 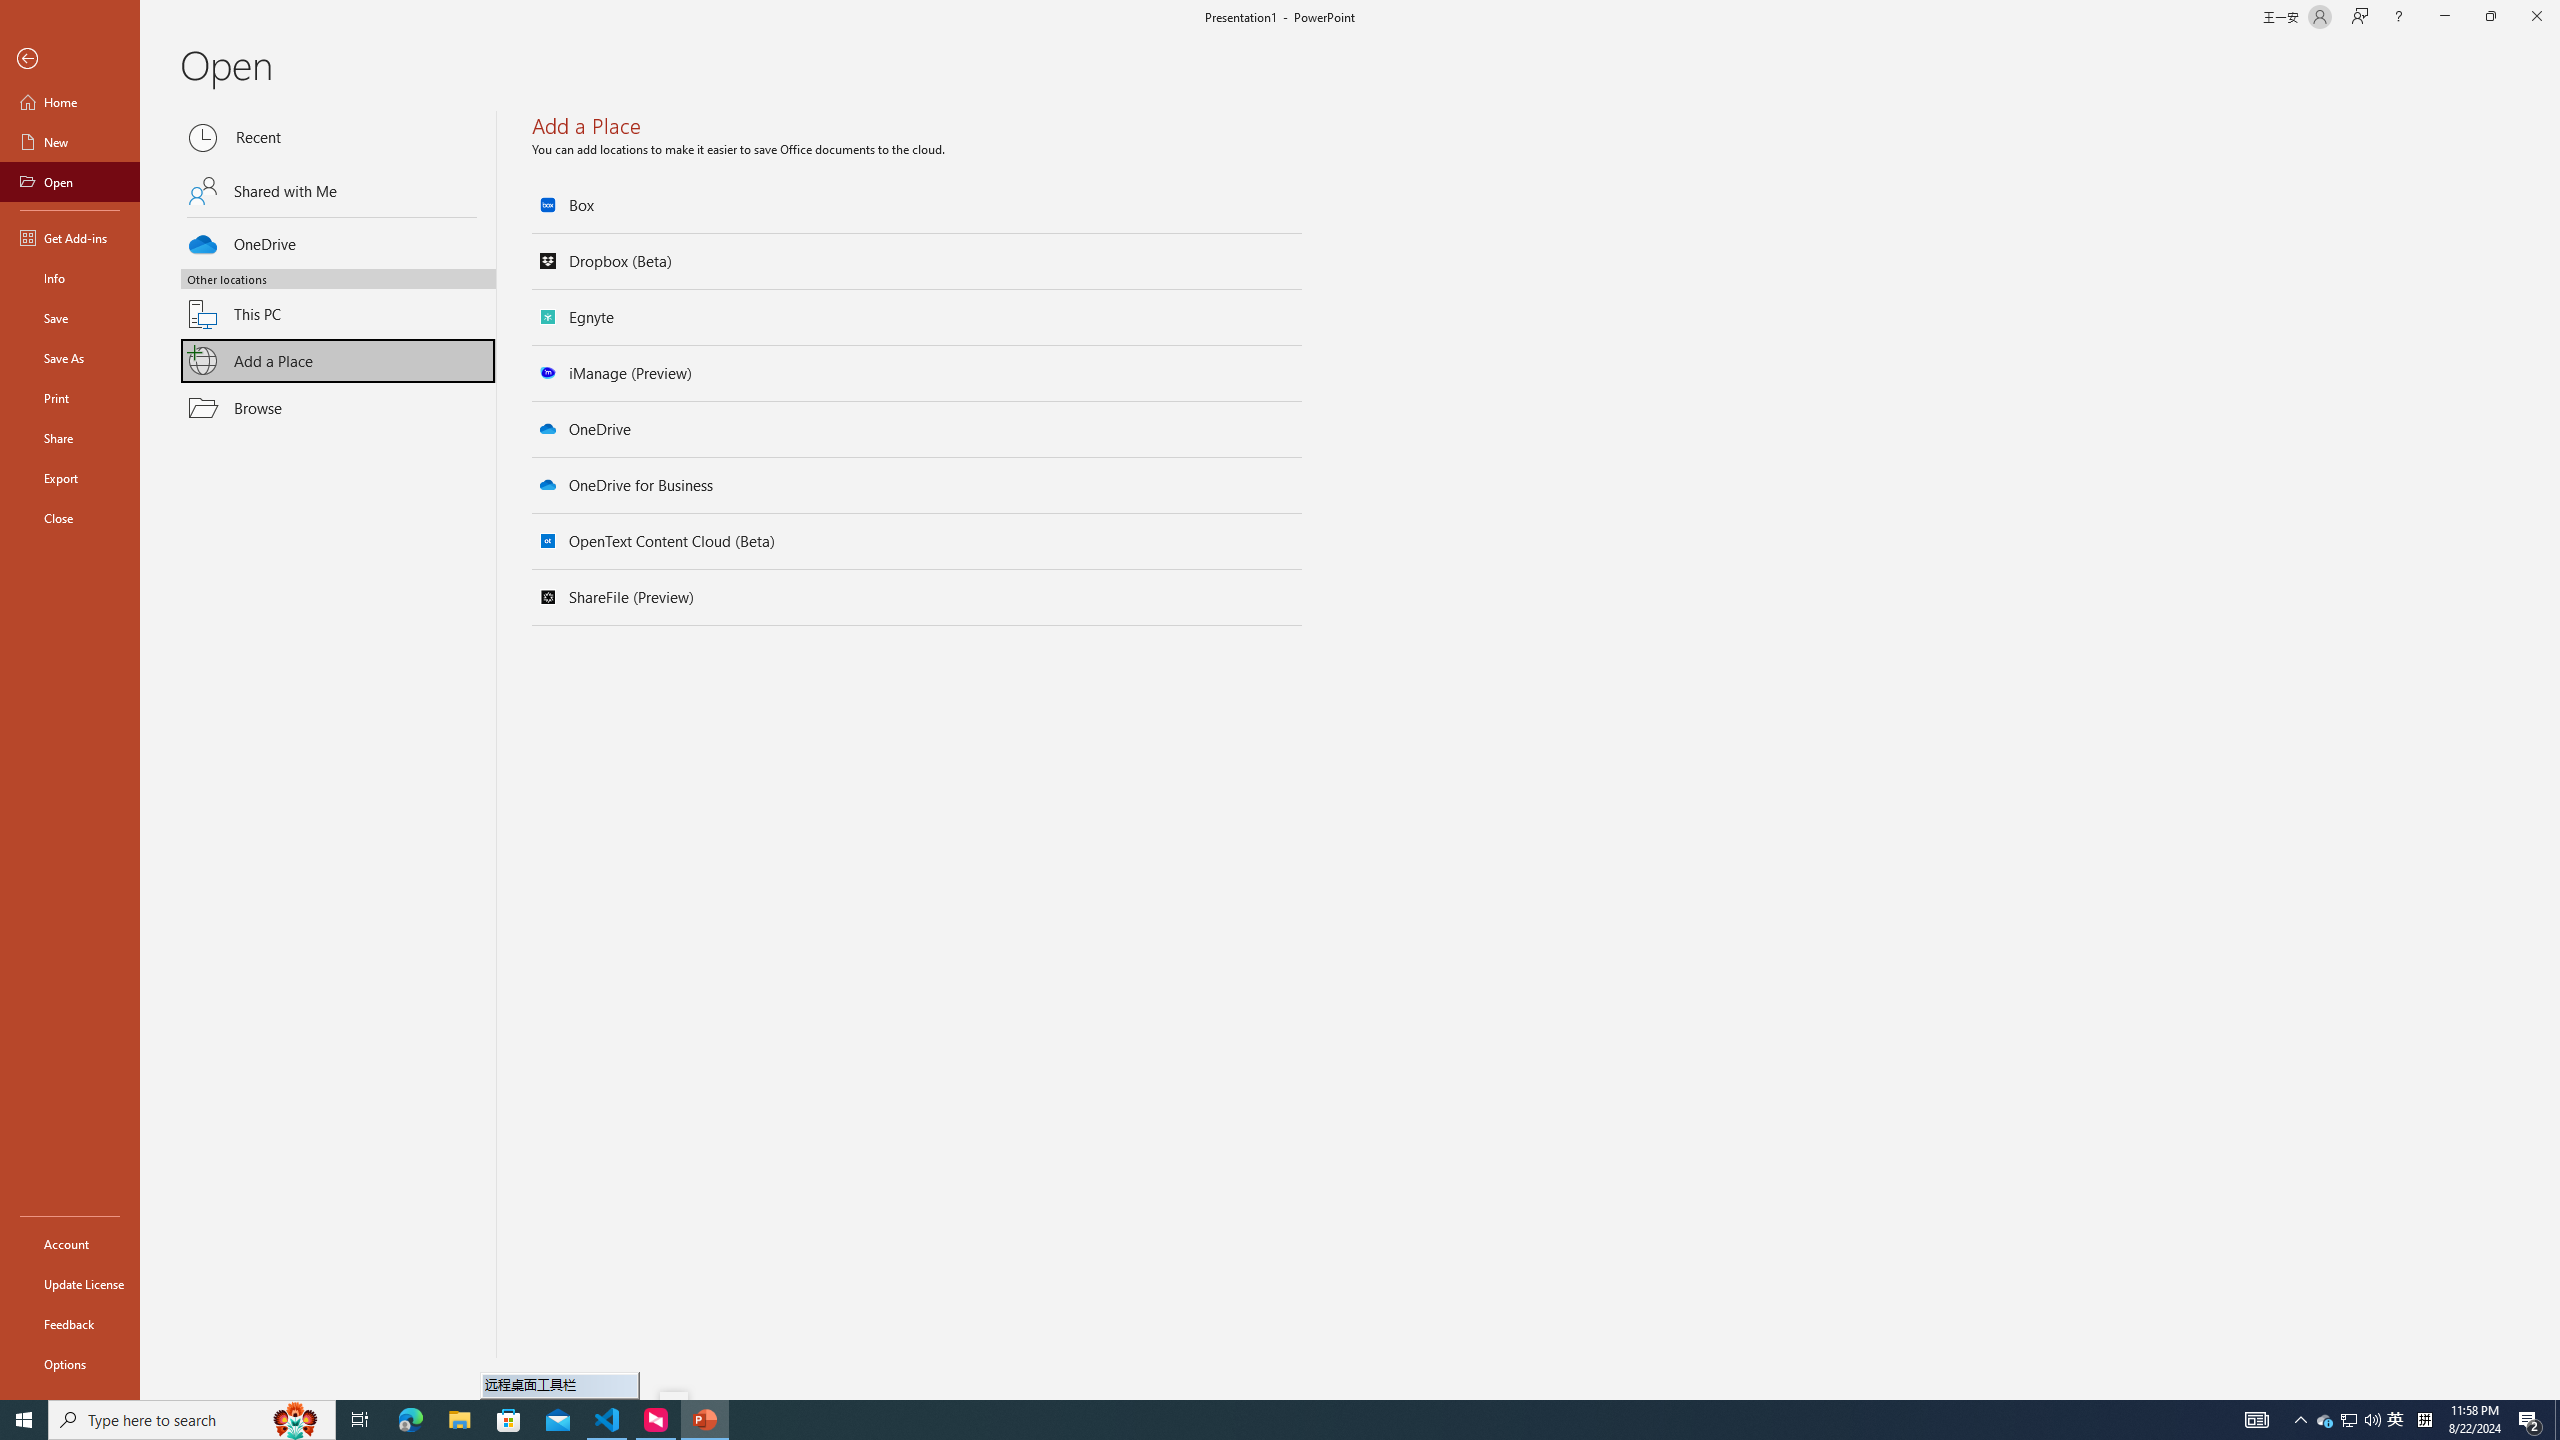 I want to click on 'Account', so click(x=69, y=1244).